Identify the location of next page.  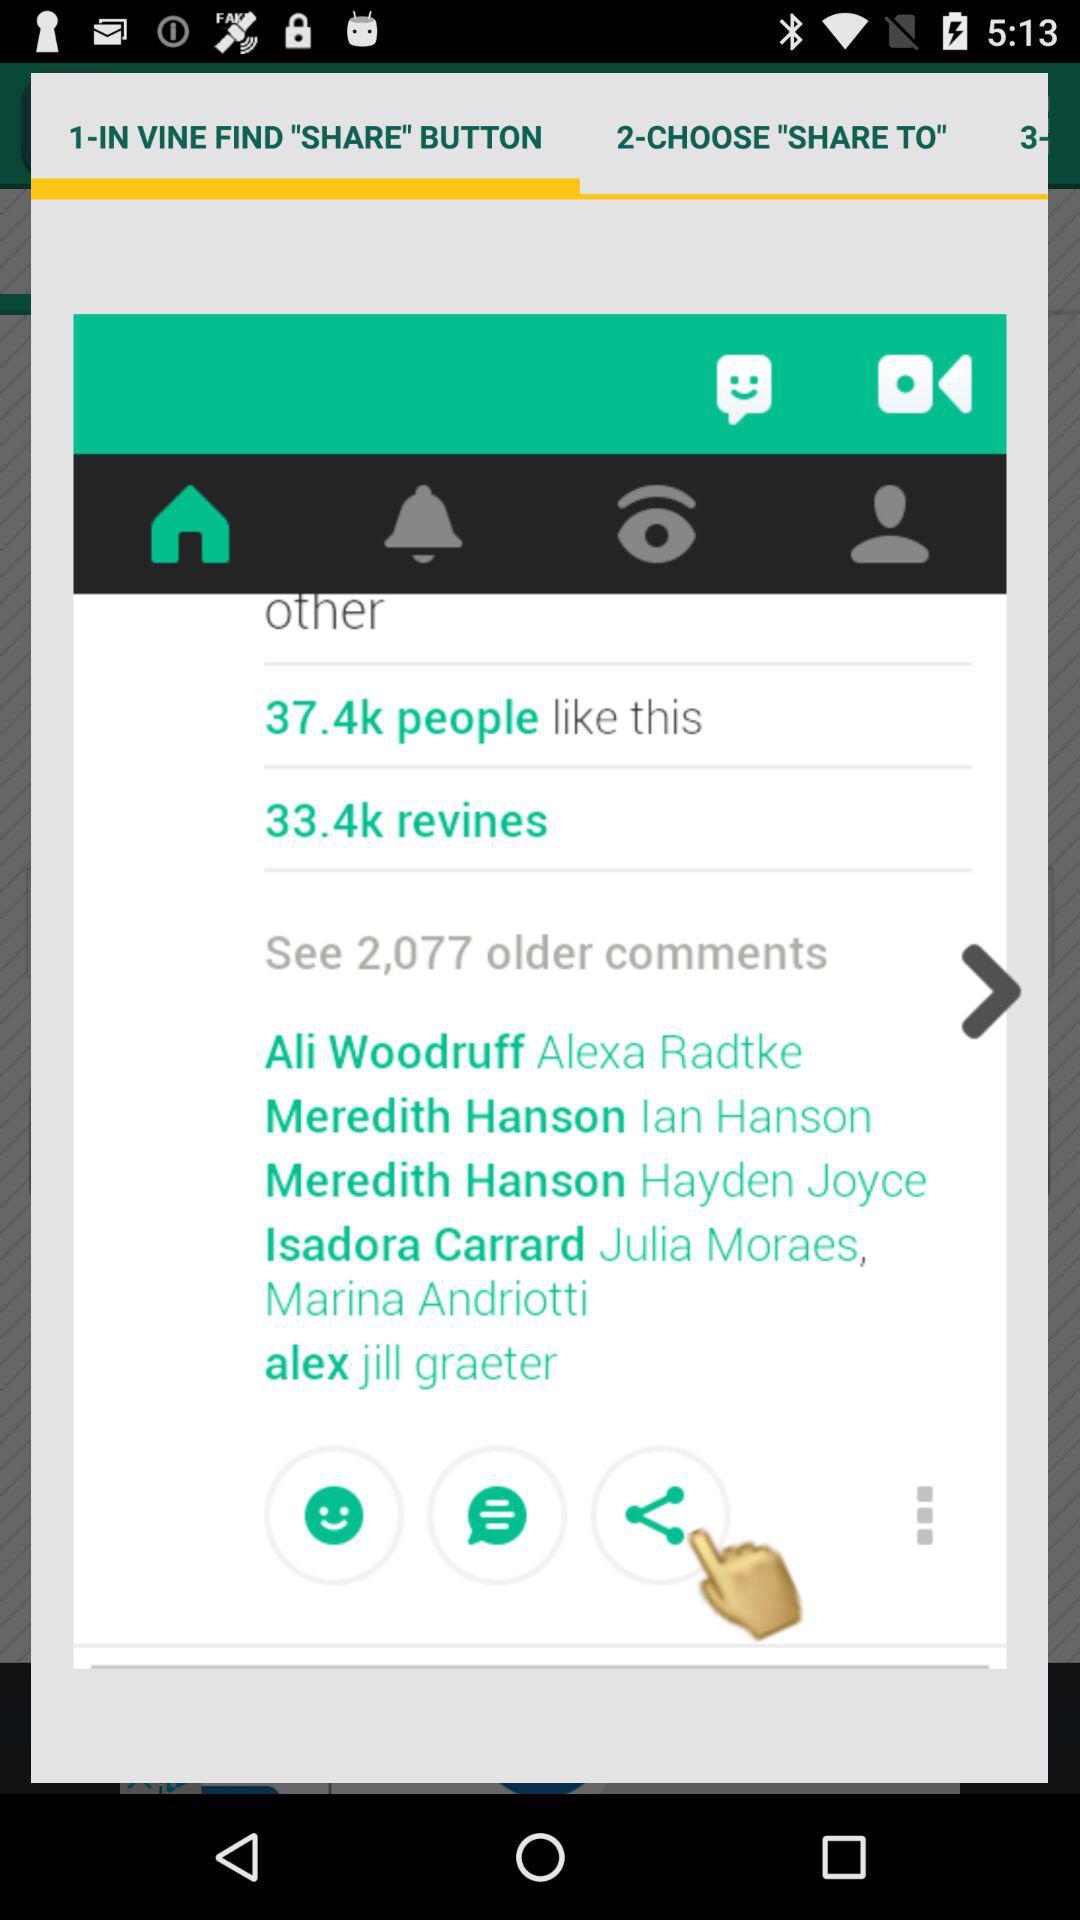
(984, 991).